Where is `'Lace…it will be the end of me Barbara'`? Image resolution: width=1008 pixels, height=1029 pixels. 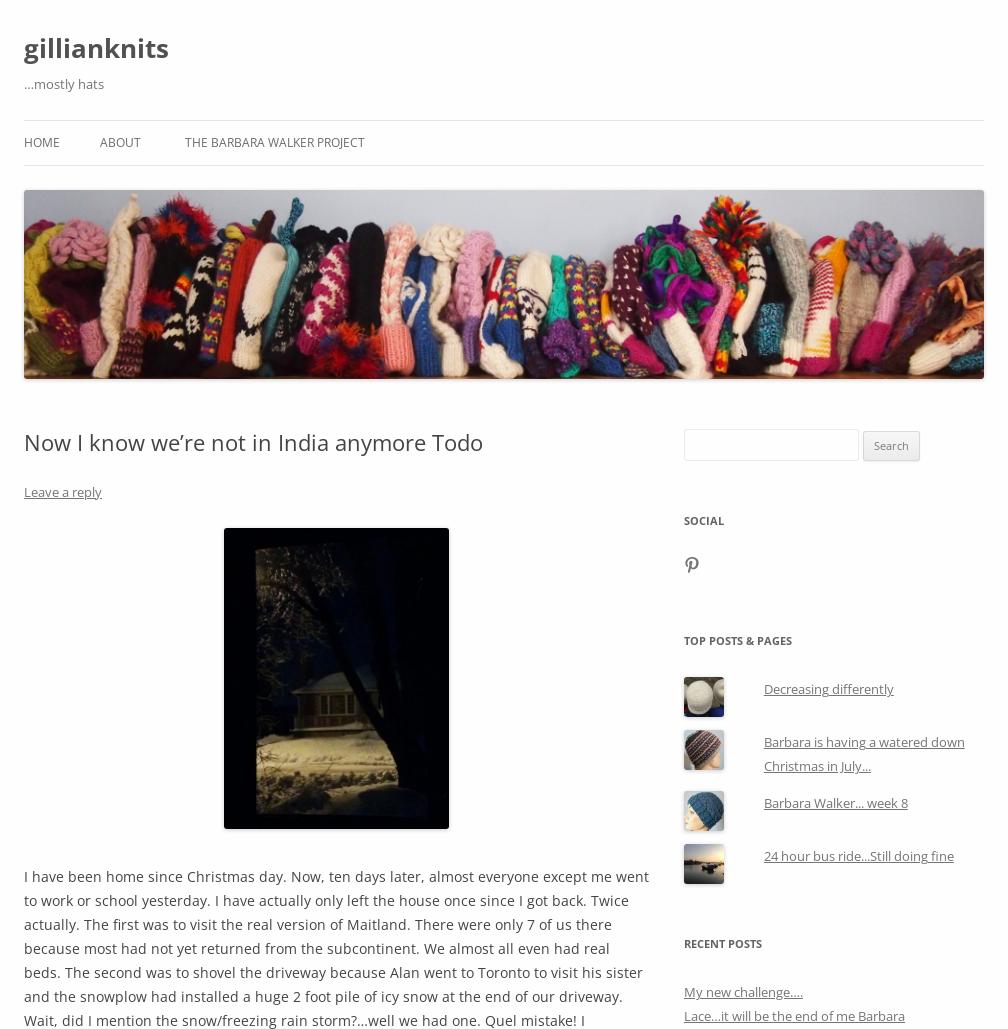
'Lace…it will be the end of me Barbara' is located at coordinates (794, 1015).